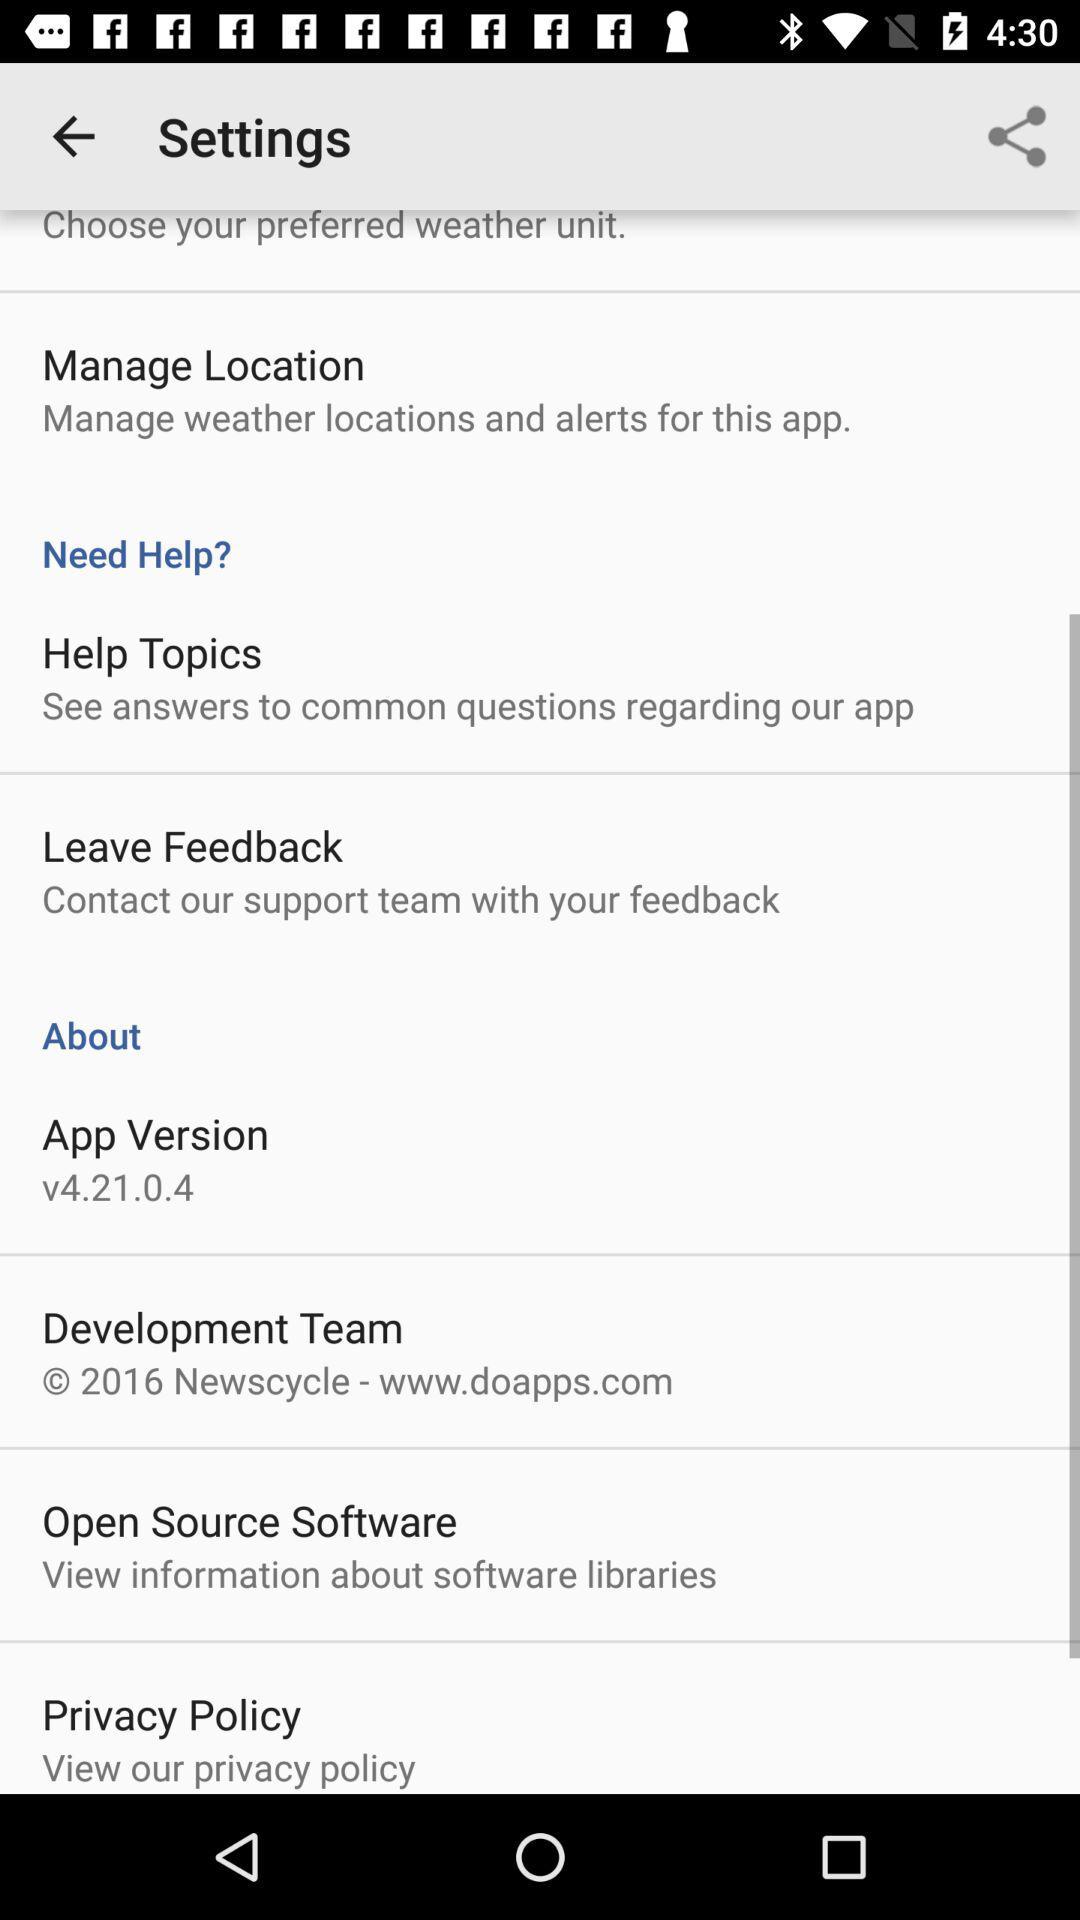 The width and height of the screenshot is (1080, 1920). I want to click on the item below the privacy policy icon, so click(227, 1766).